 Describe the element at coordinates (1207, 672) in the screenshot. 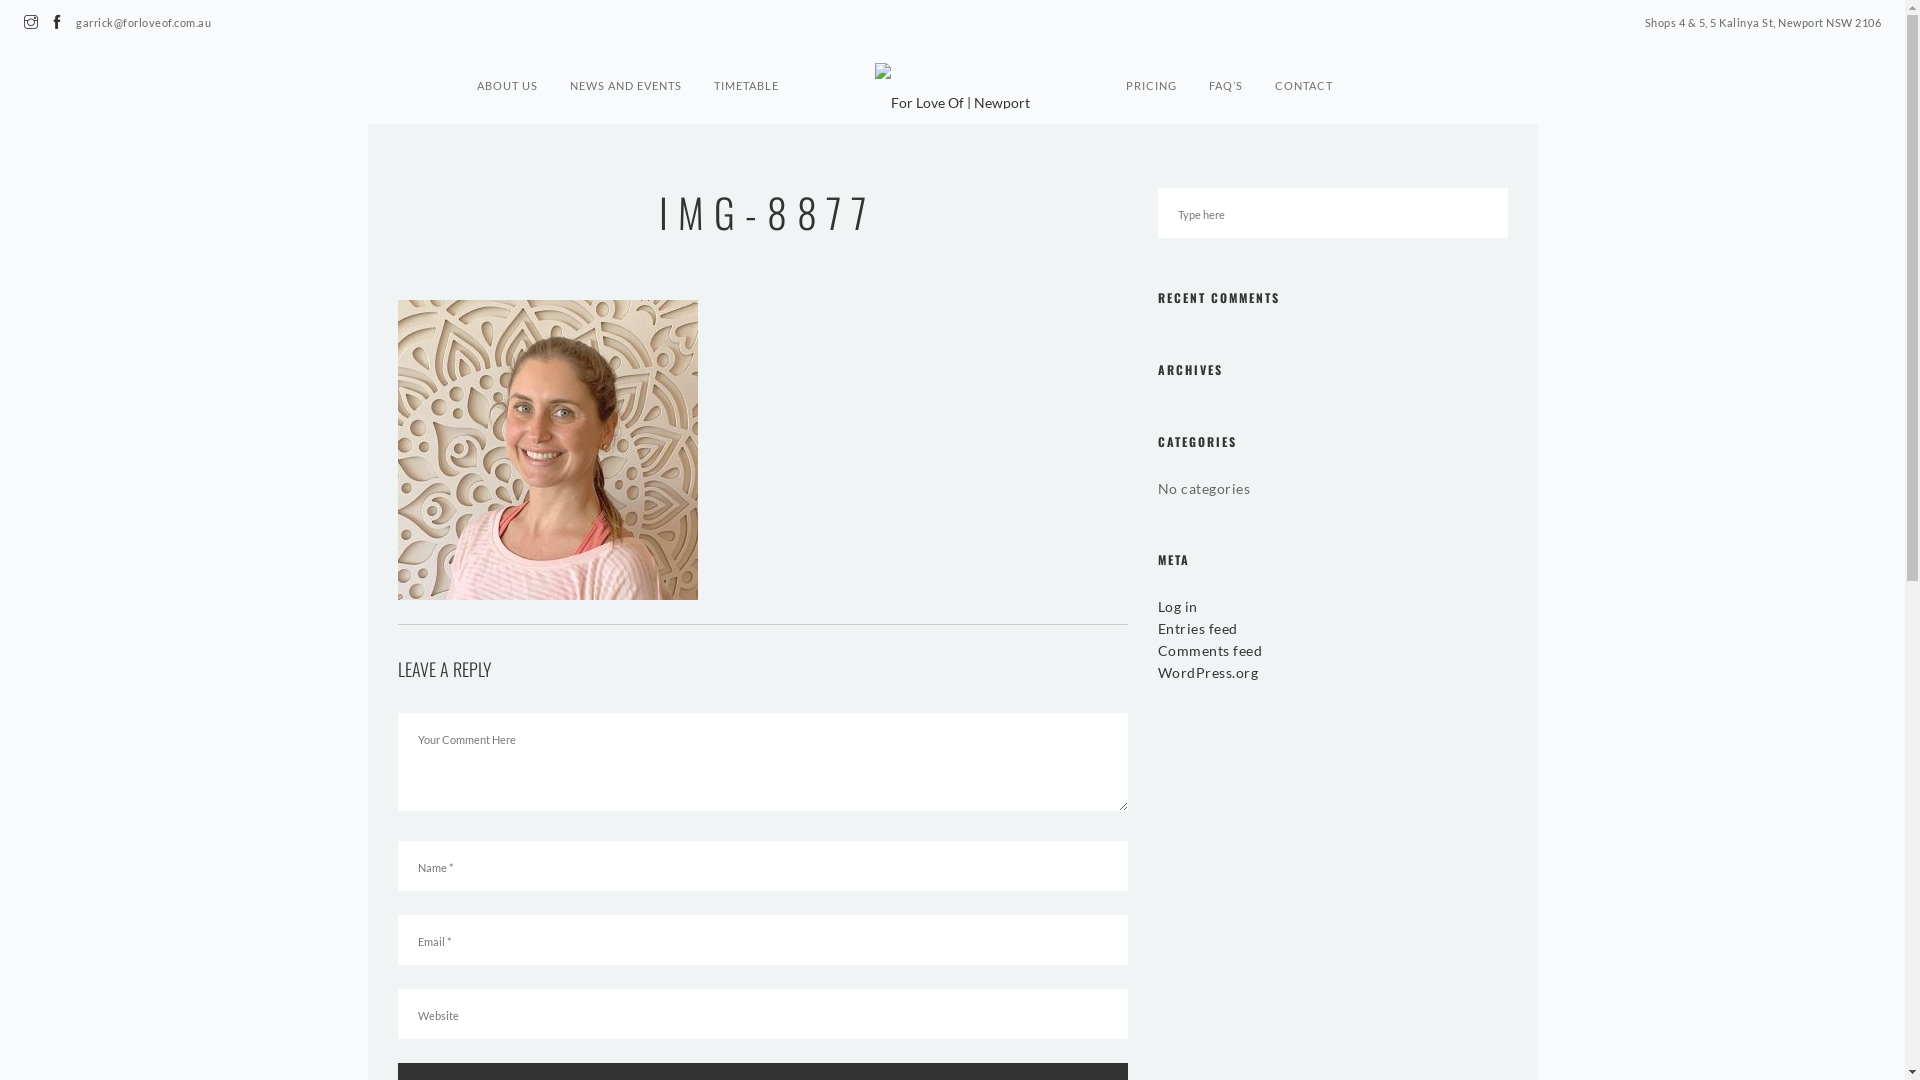

I see `'WordPress.org'` at that location.